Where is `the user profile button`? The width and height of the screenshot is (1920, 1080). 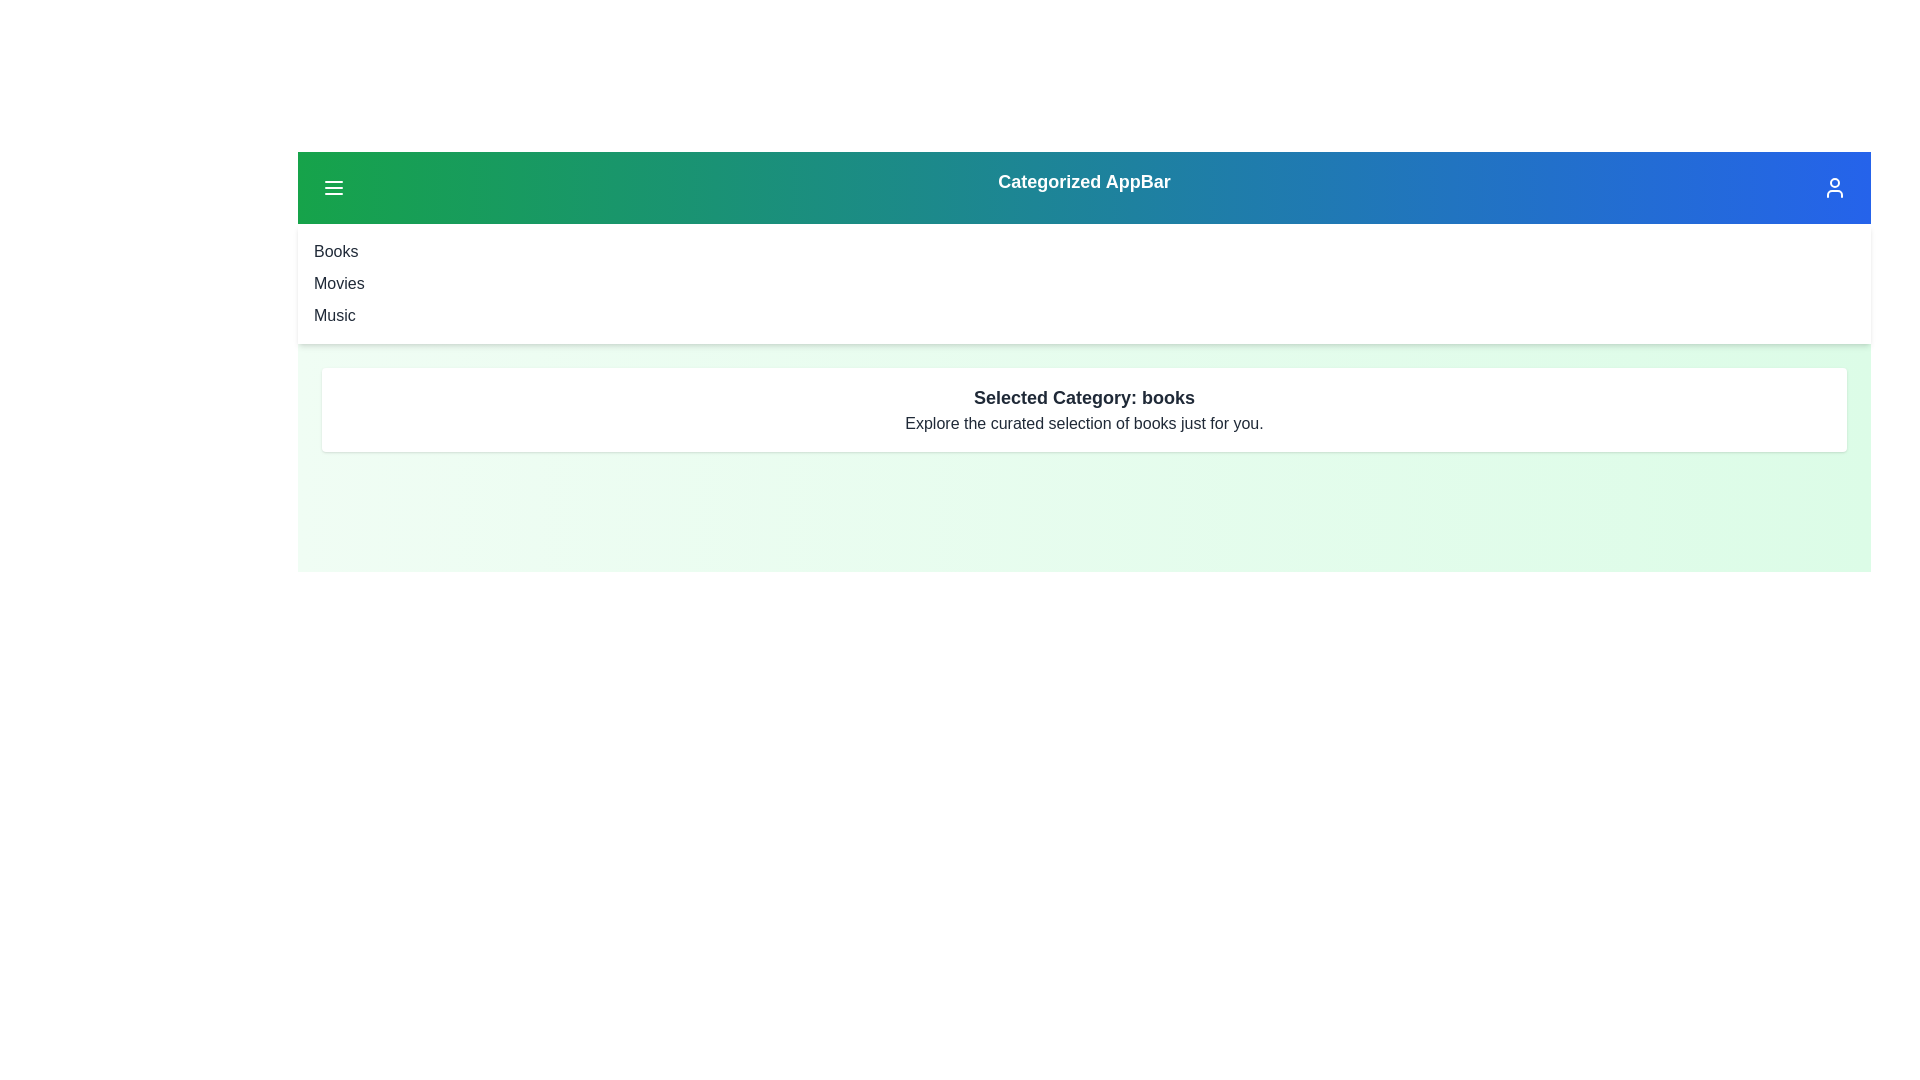 the user profile button is located at coordinates (1834, 188).